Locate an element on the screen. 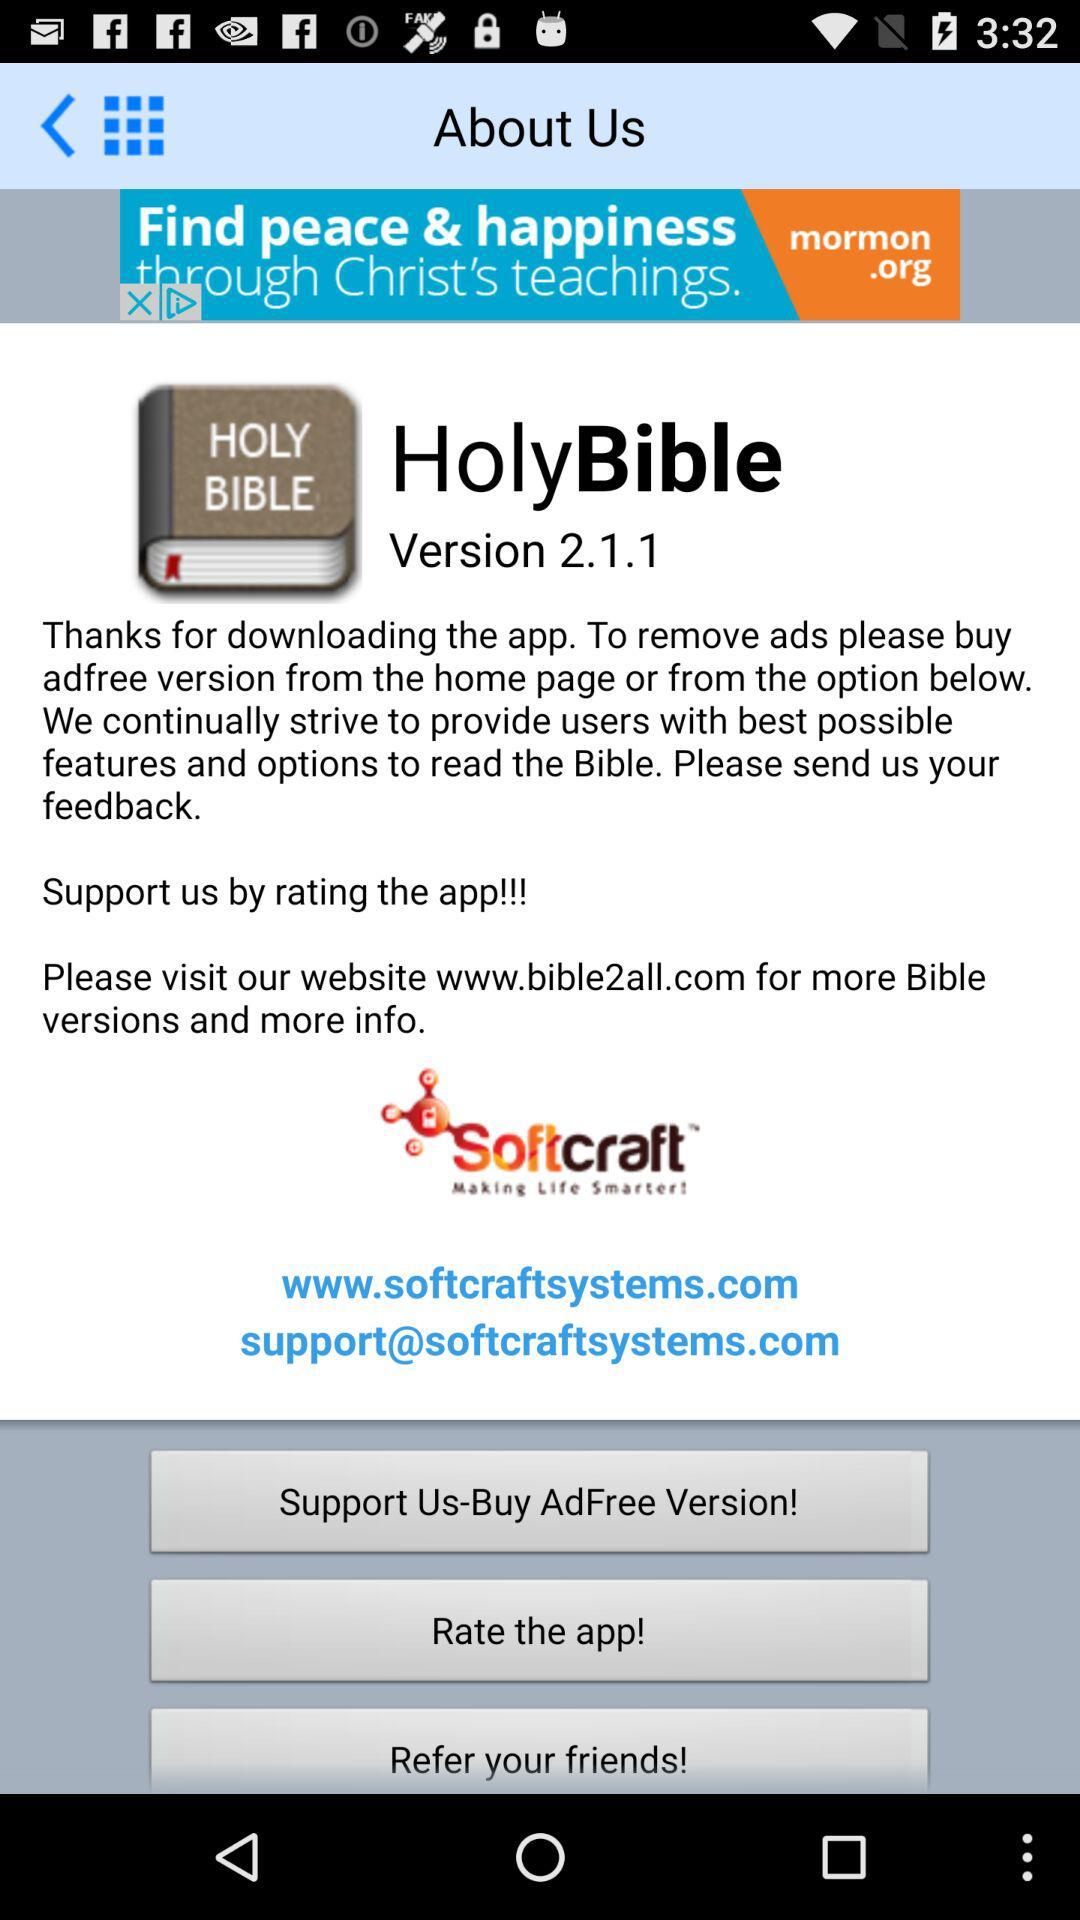  click advertisement is located at coordinates (540, 253).